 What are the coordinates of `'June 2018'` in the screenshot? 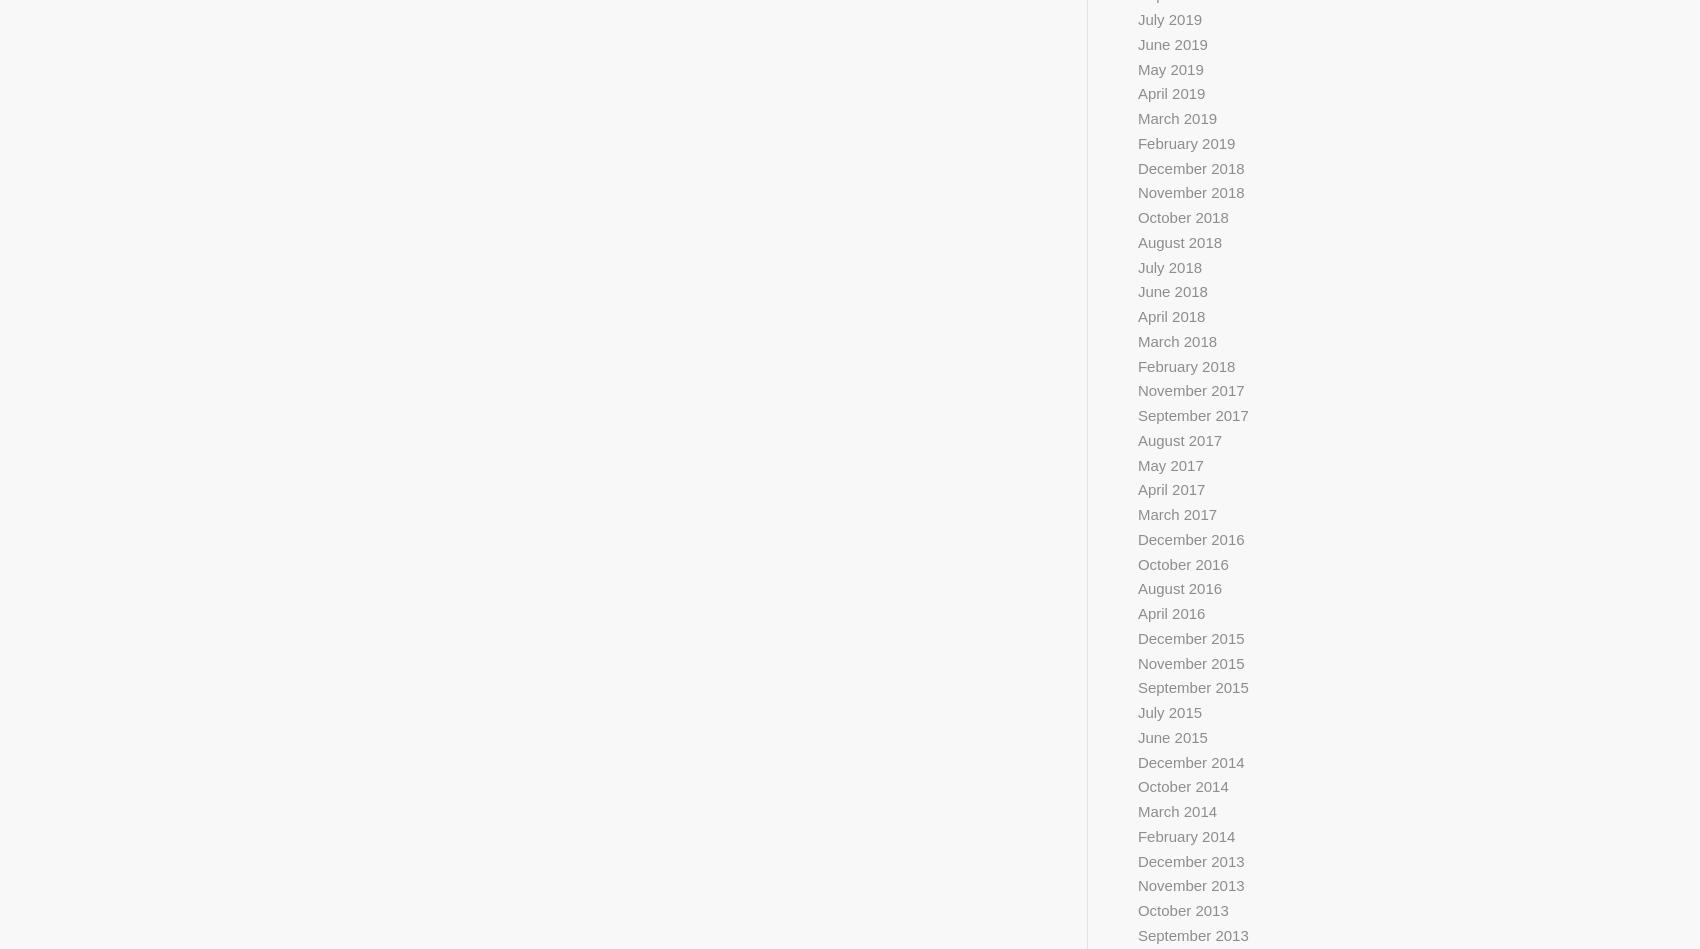 It's located at (1170, 290).